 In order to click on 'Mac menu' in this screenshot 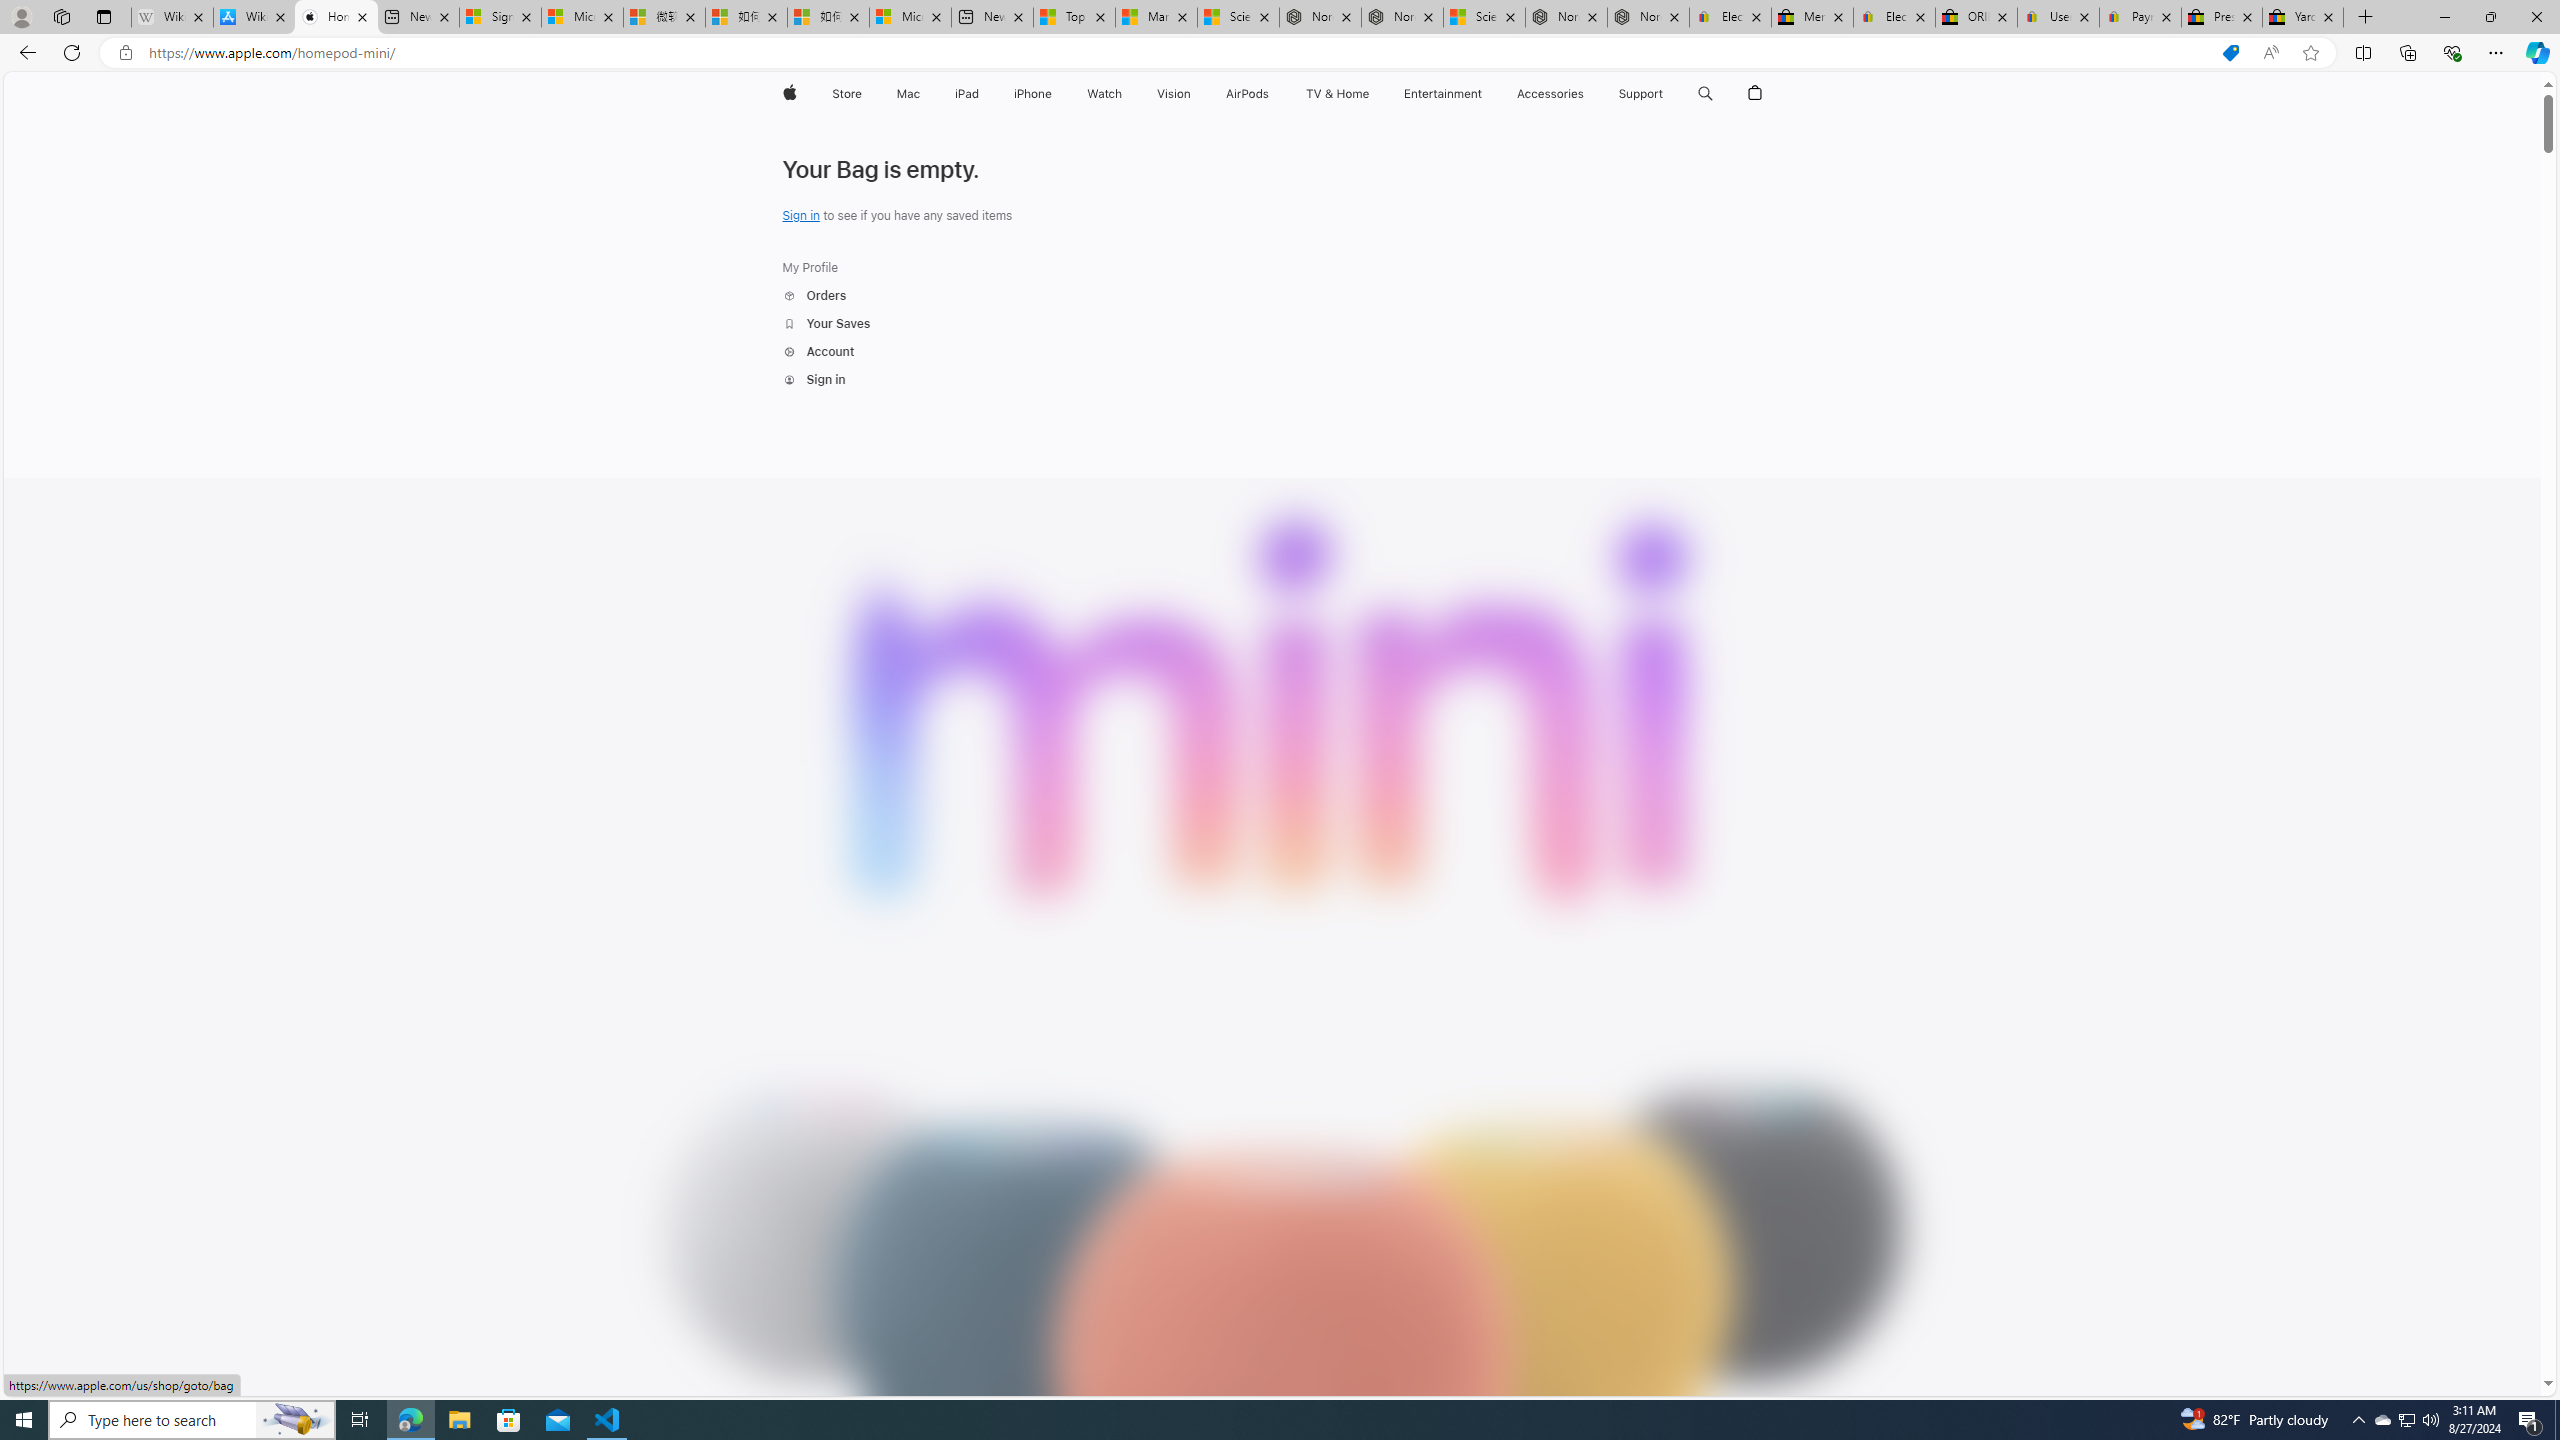, I will do `click(921, 93)`.